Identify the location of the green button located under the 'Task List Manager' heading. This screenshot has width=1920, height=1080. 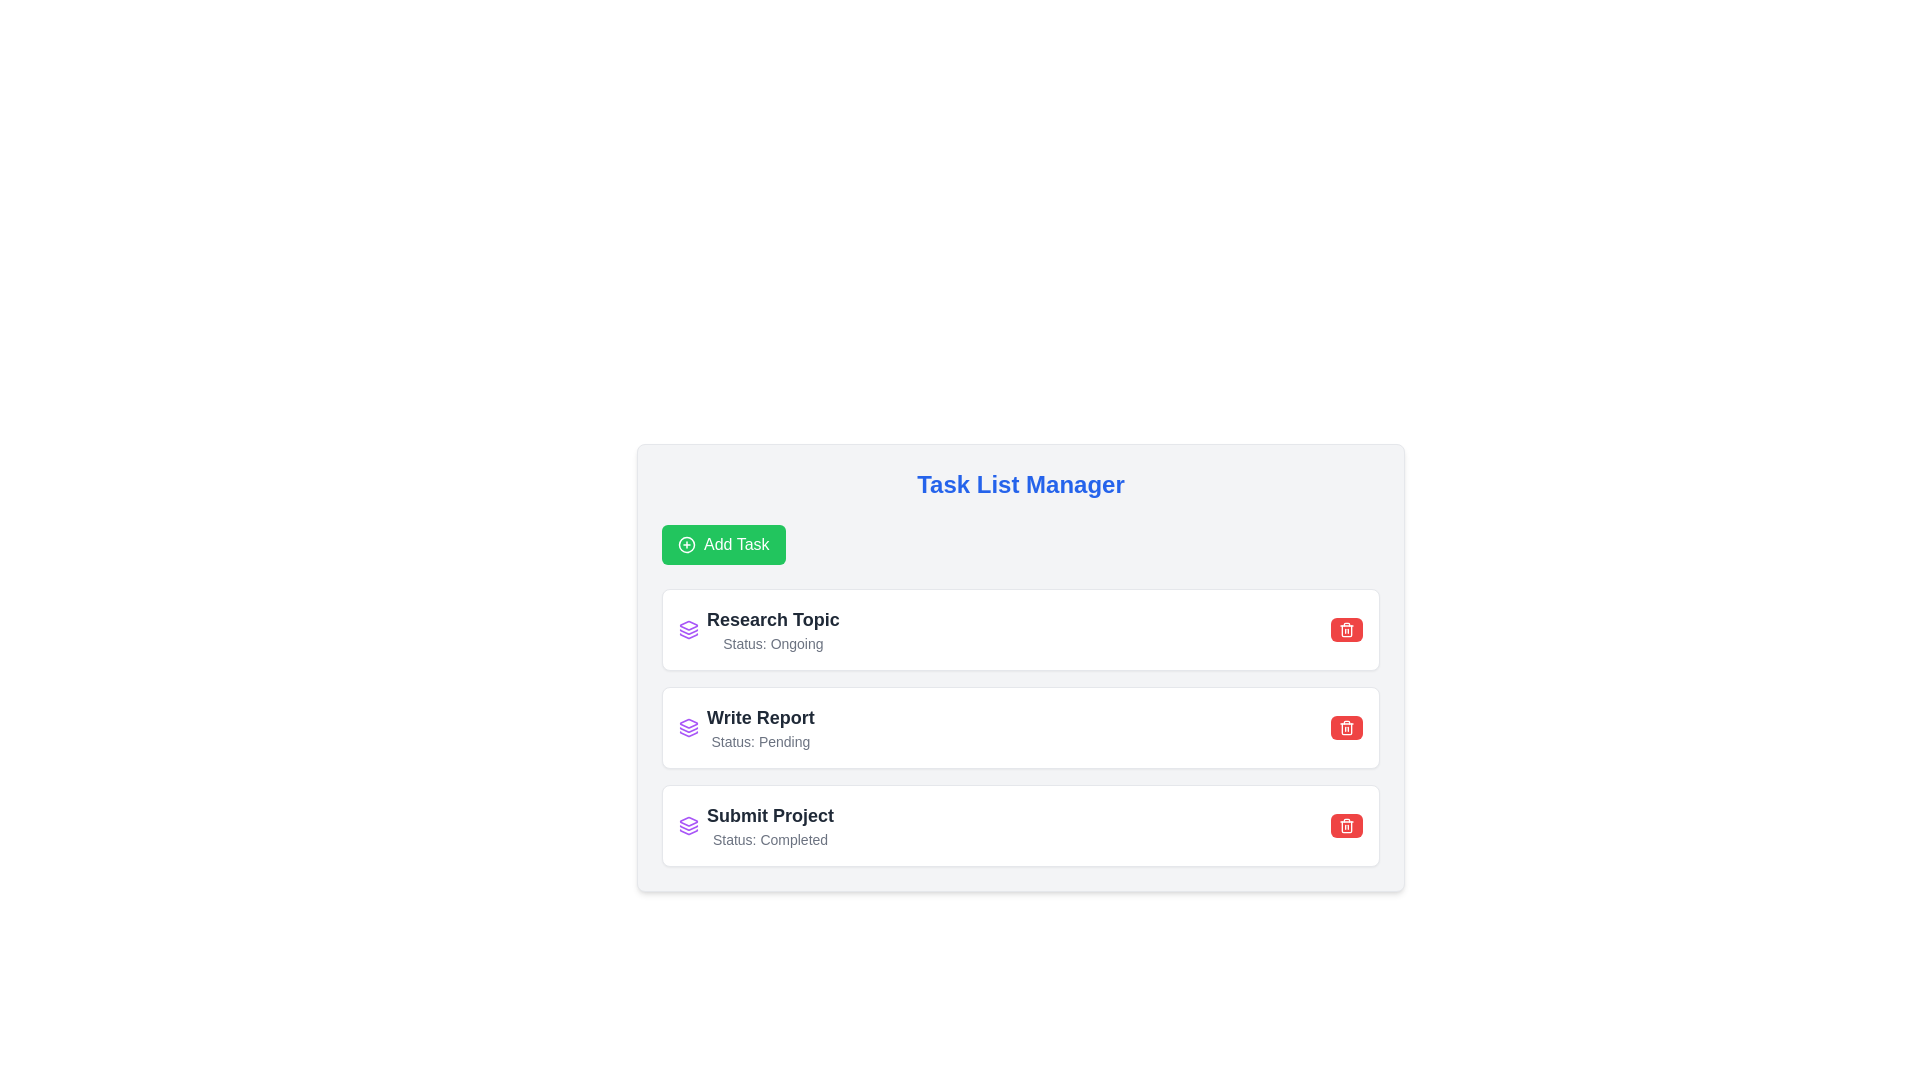
(722, 544).